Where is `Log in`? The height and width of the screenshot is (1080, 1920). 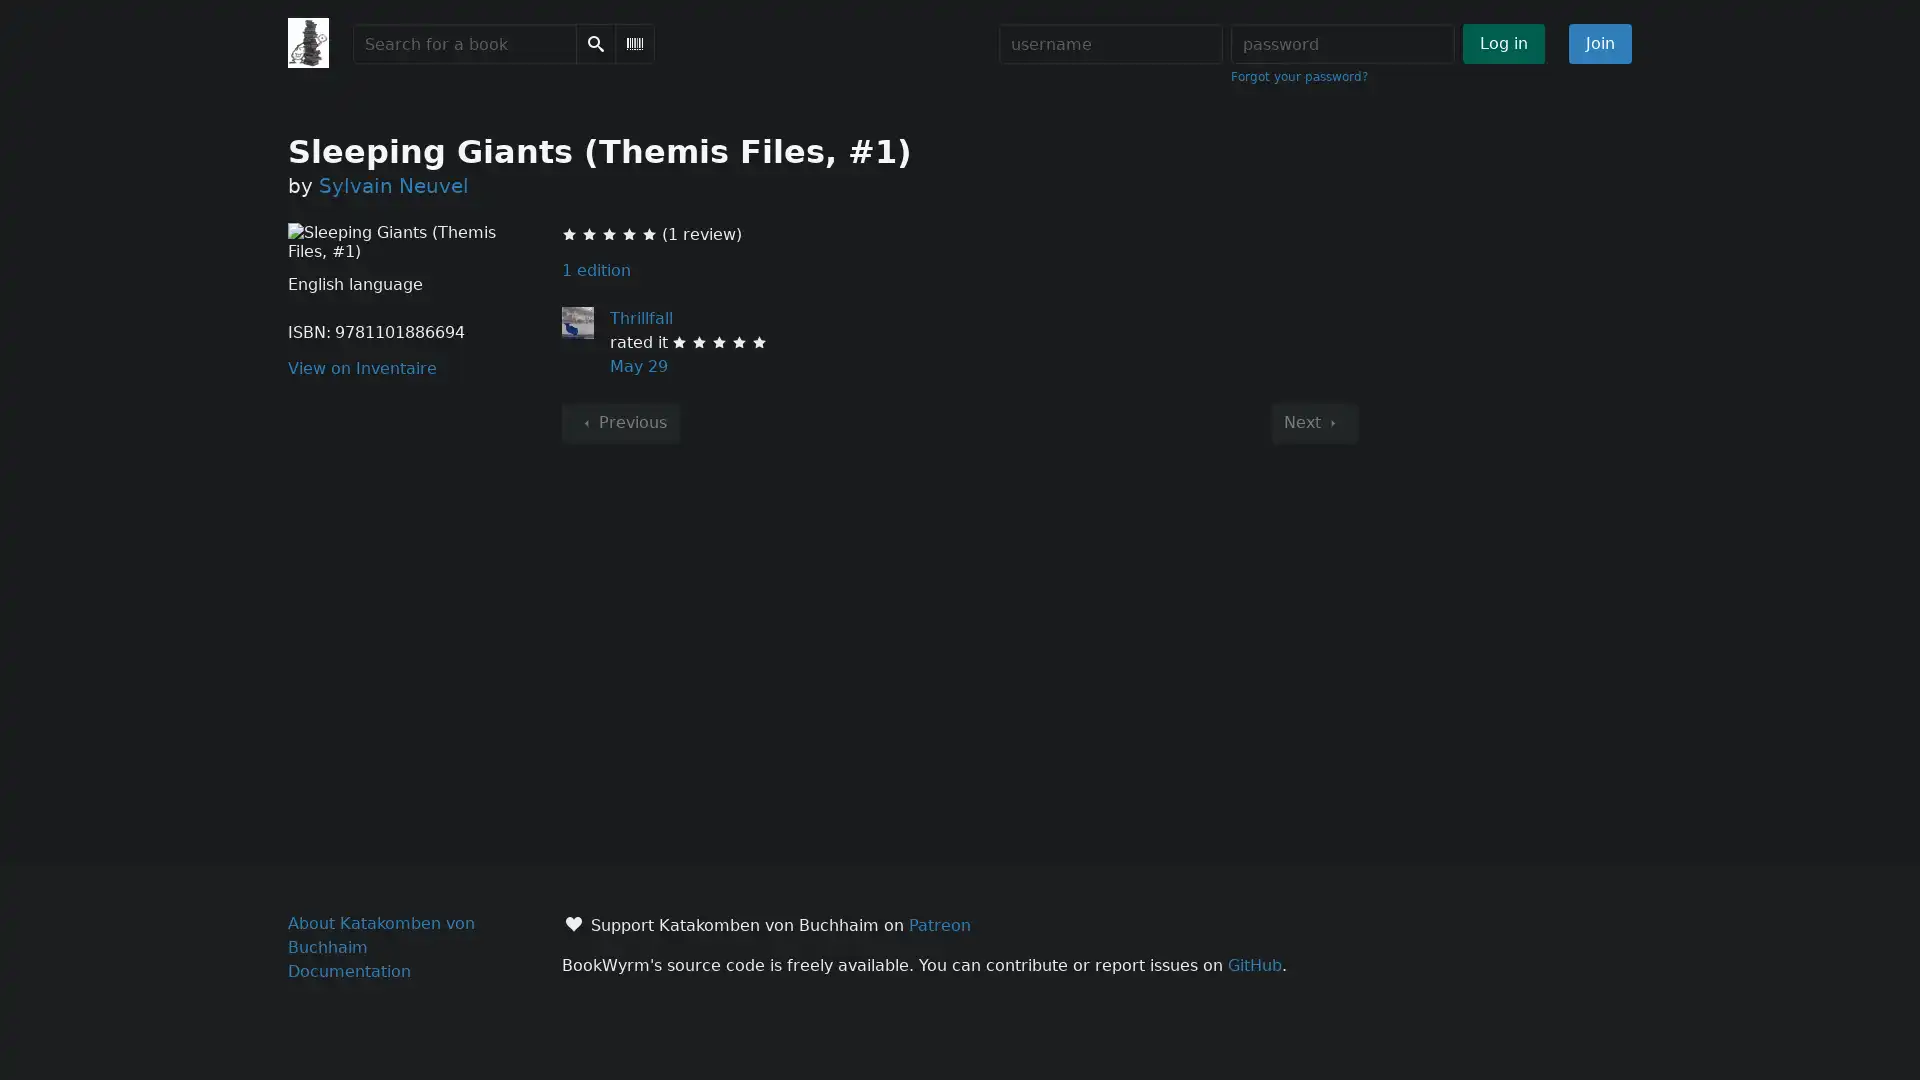 Log in is located at coordinates (1502, 43).